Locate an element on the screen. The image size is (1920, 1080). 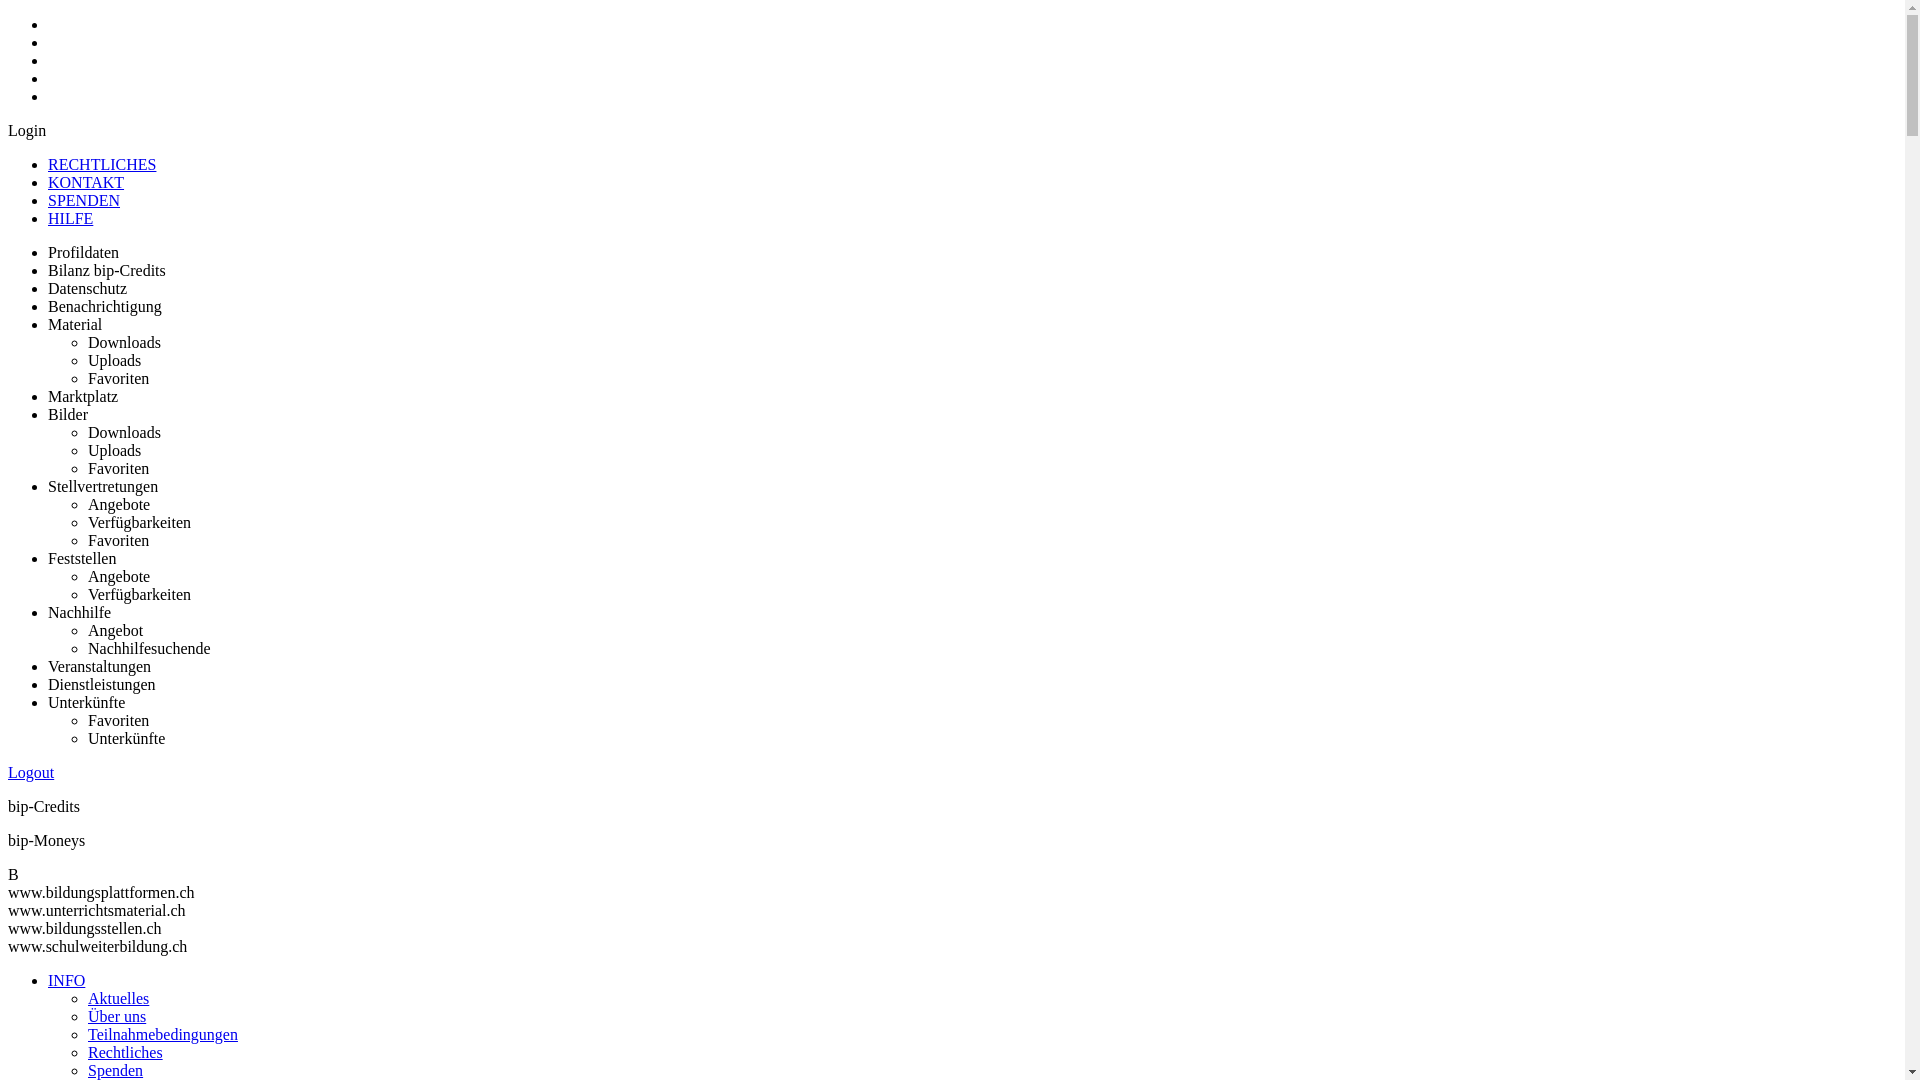
'HILFE' is located at coordinates (70, 218).